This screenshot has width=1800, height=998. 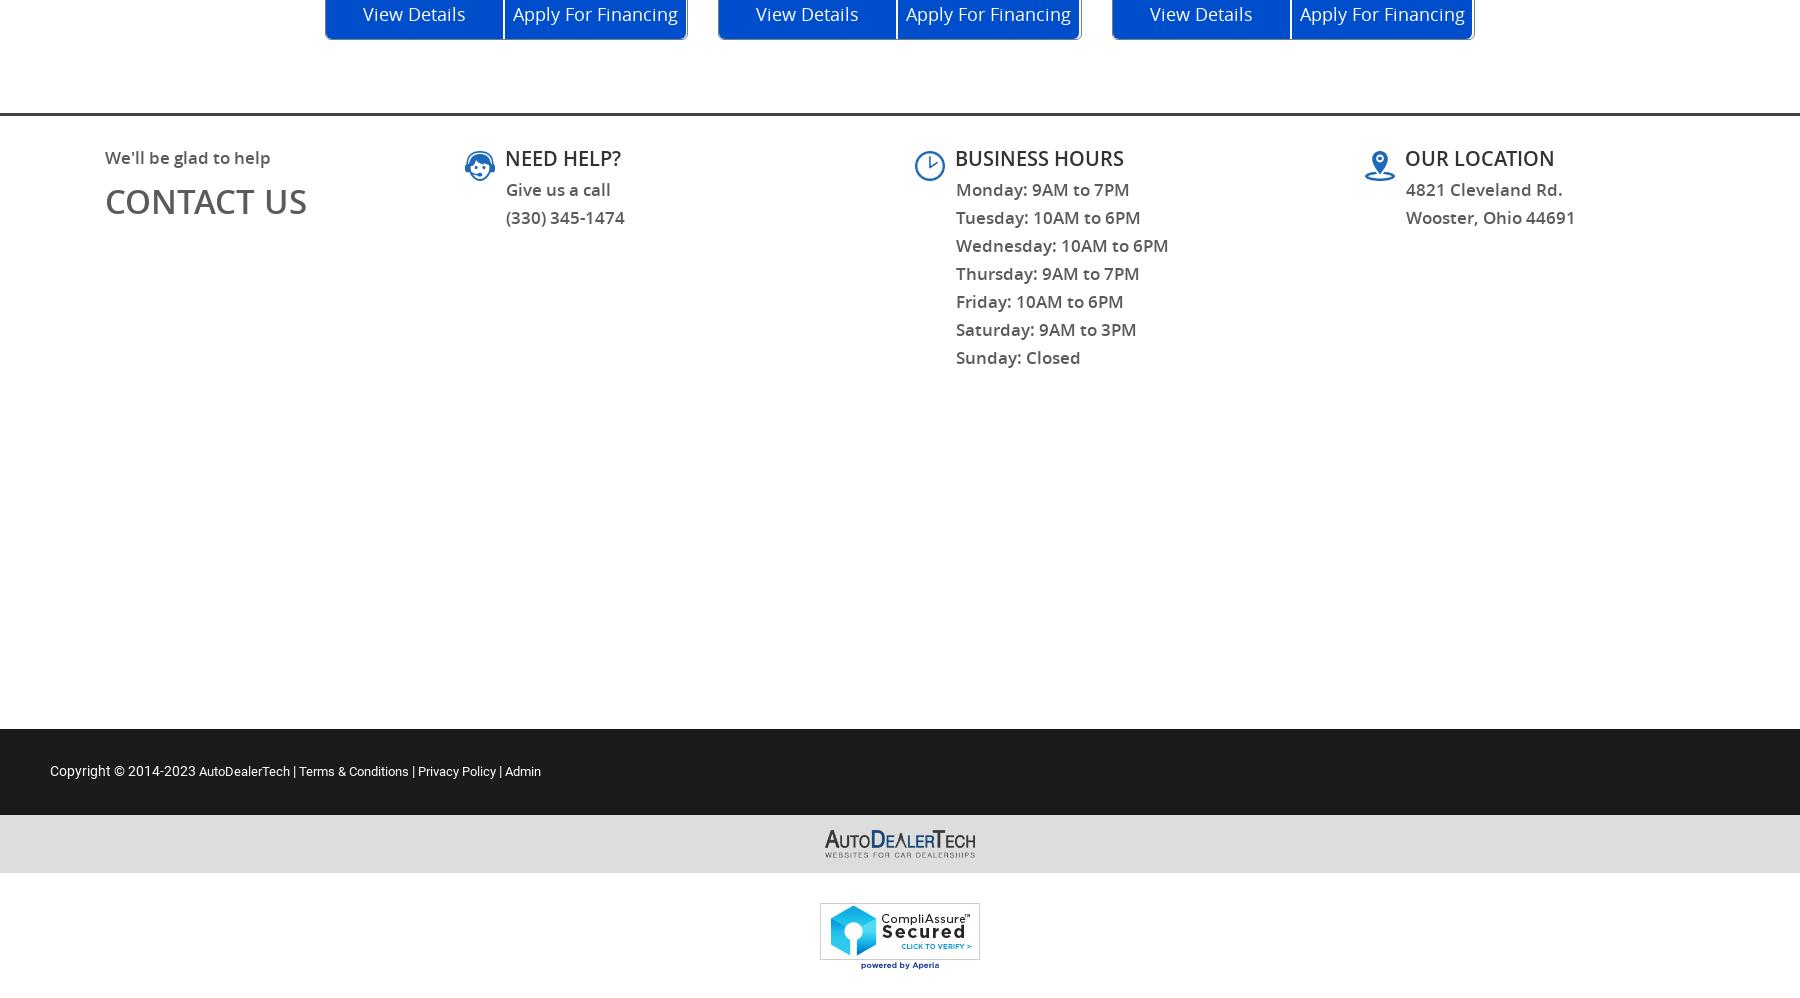 I want to click on '4821 Cleveland Rd.', so click(x=1484, y=188).